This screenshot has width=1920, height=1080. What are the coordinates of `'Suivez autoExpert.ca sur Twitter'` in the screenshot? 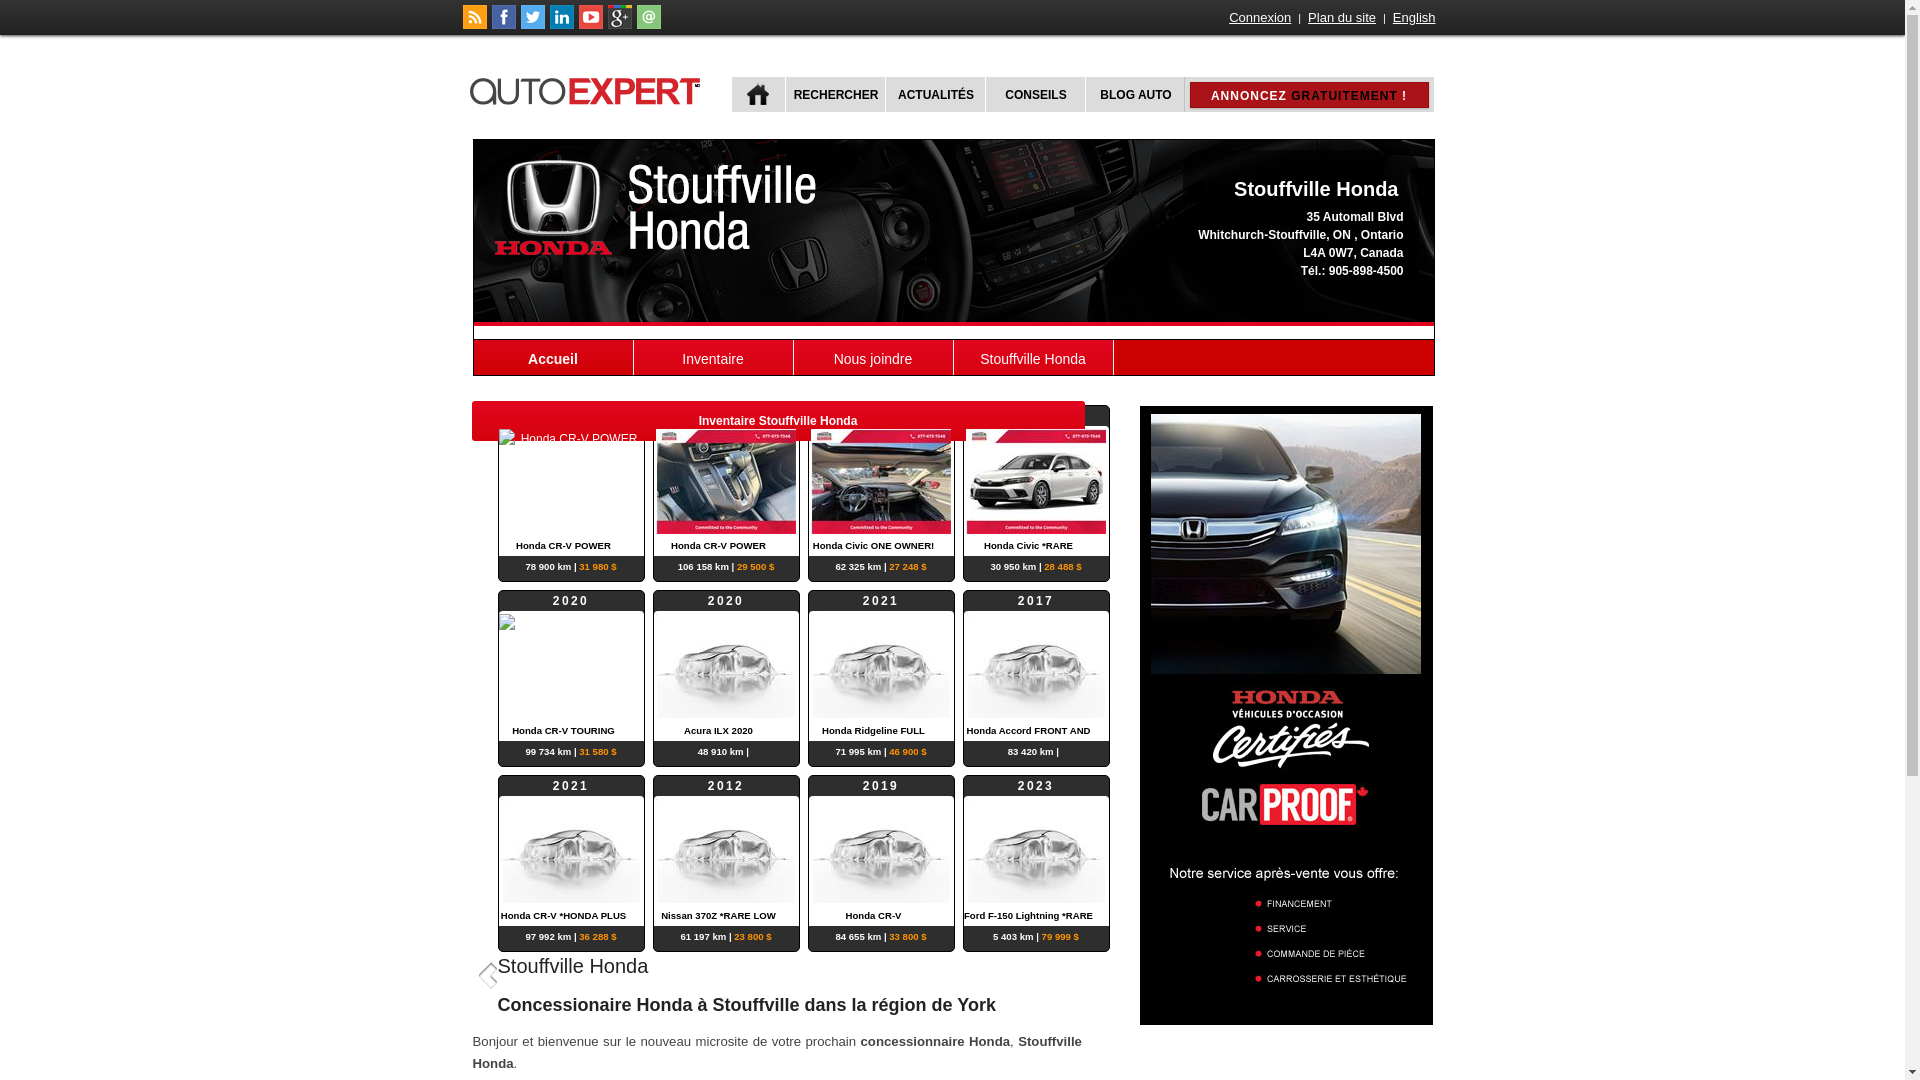 It's located at (532, 24).